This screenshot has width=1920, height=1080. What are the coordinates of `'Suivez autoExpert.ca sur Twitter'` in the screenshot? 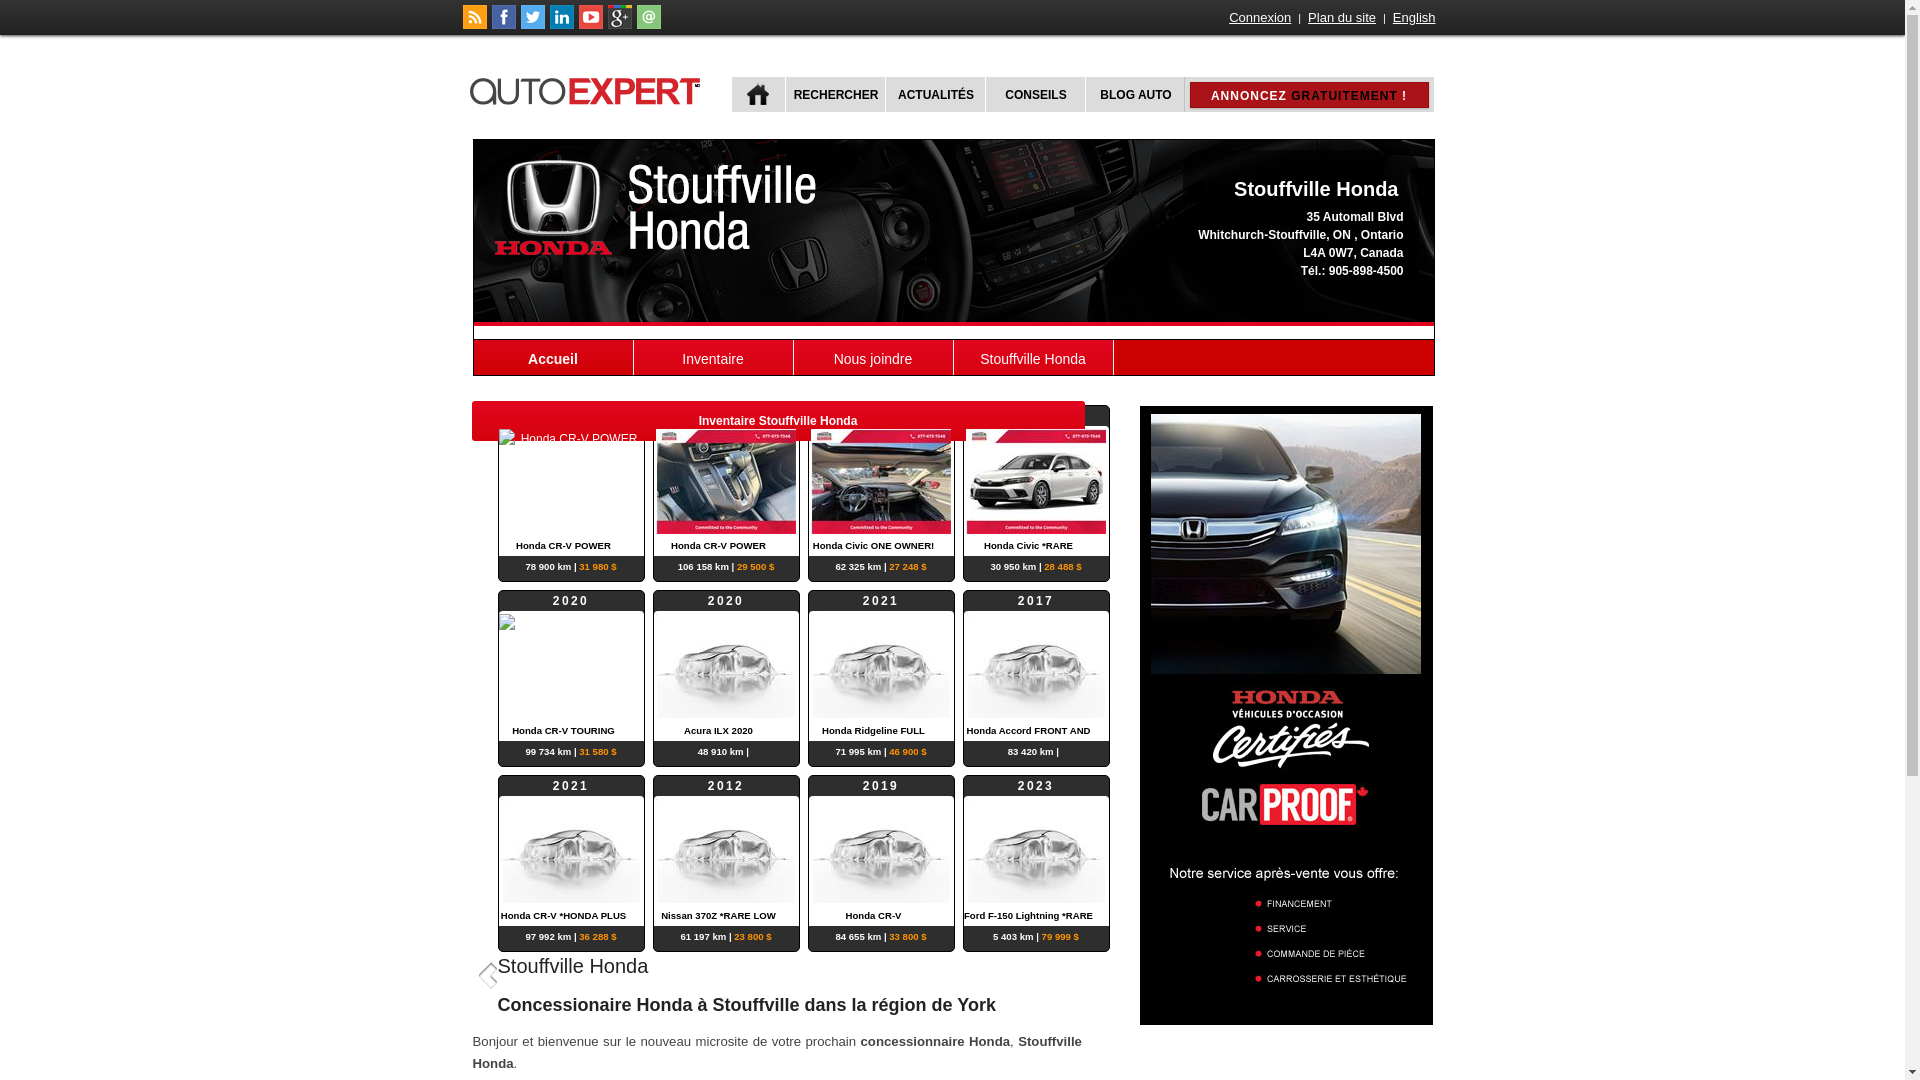 It's located at (532, 24).